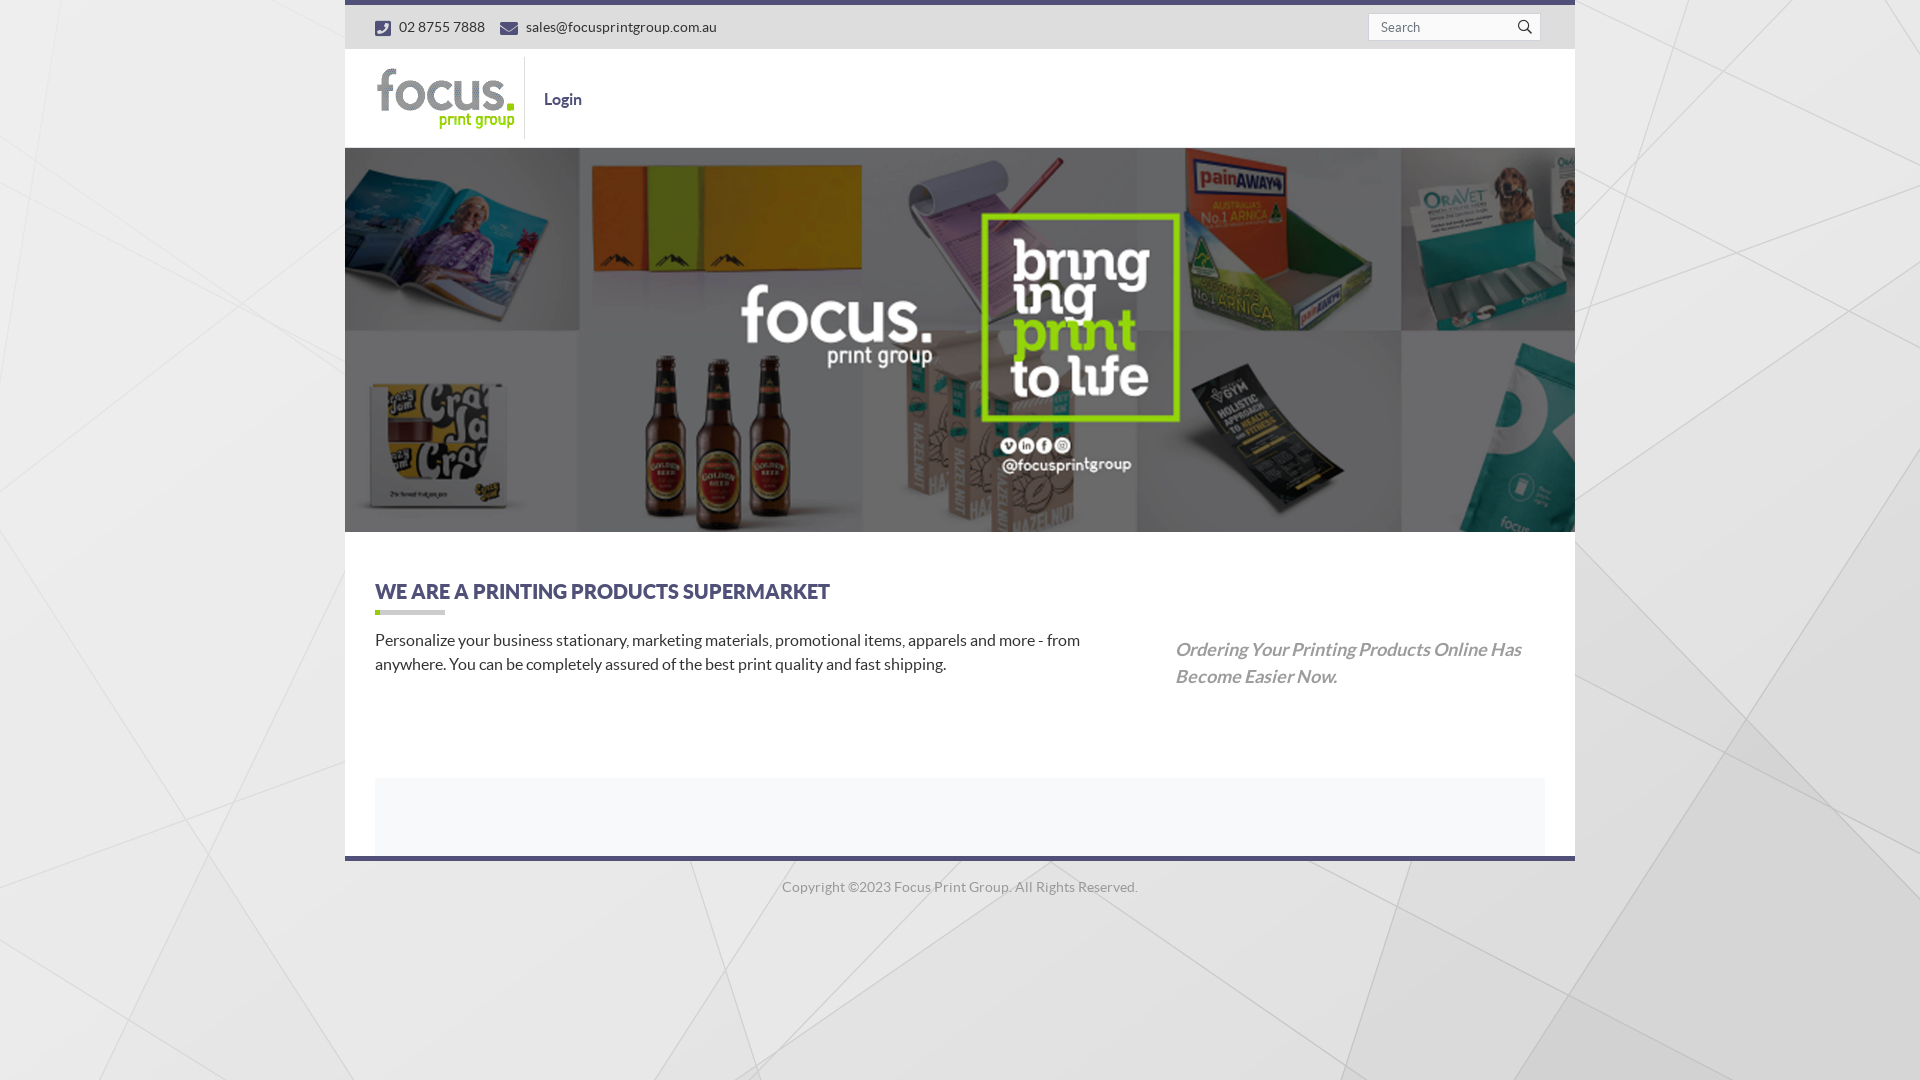 The image size is (1920, 1080). I want to click on '02 8755 7888', so click(429, 26).